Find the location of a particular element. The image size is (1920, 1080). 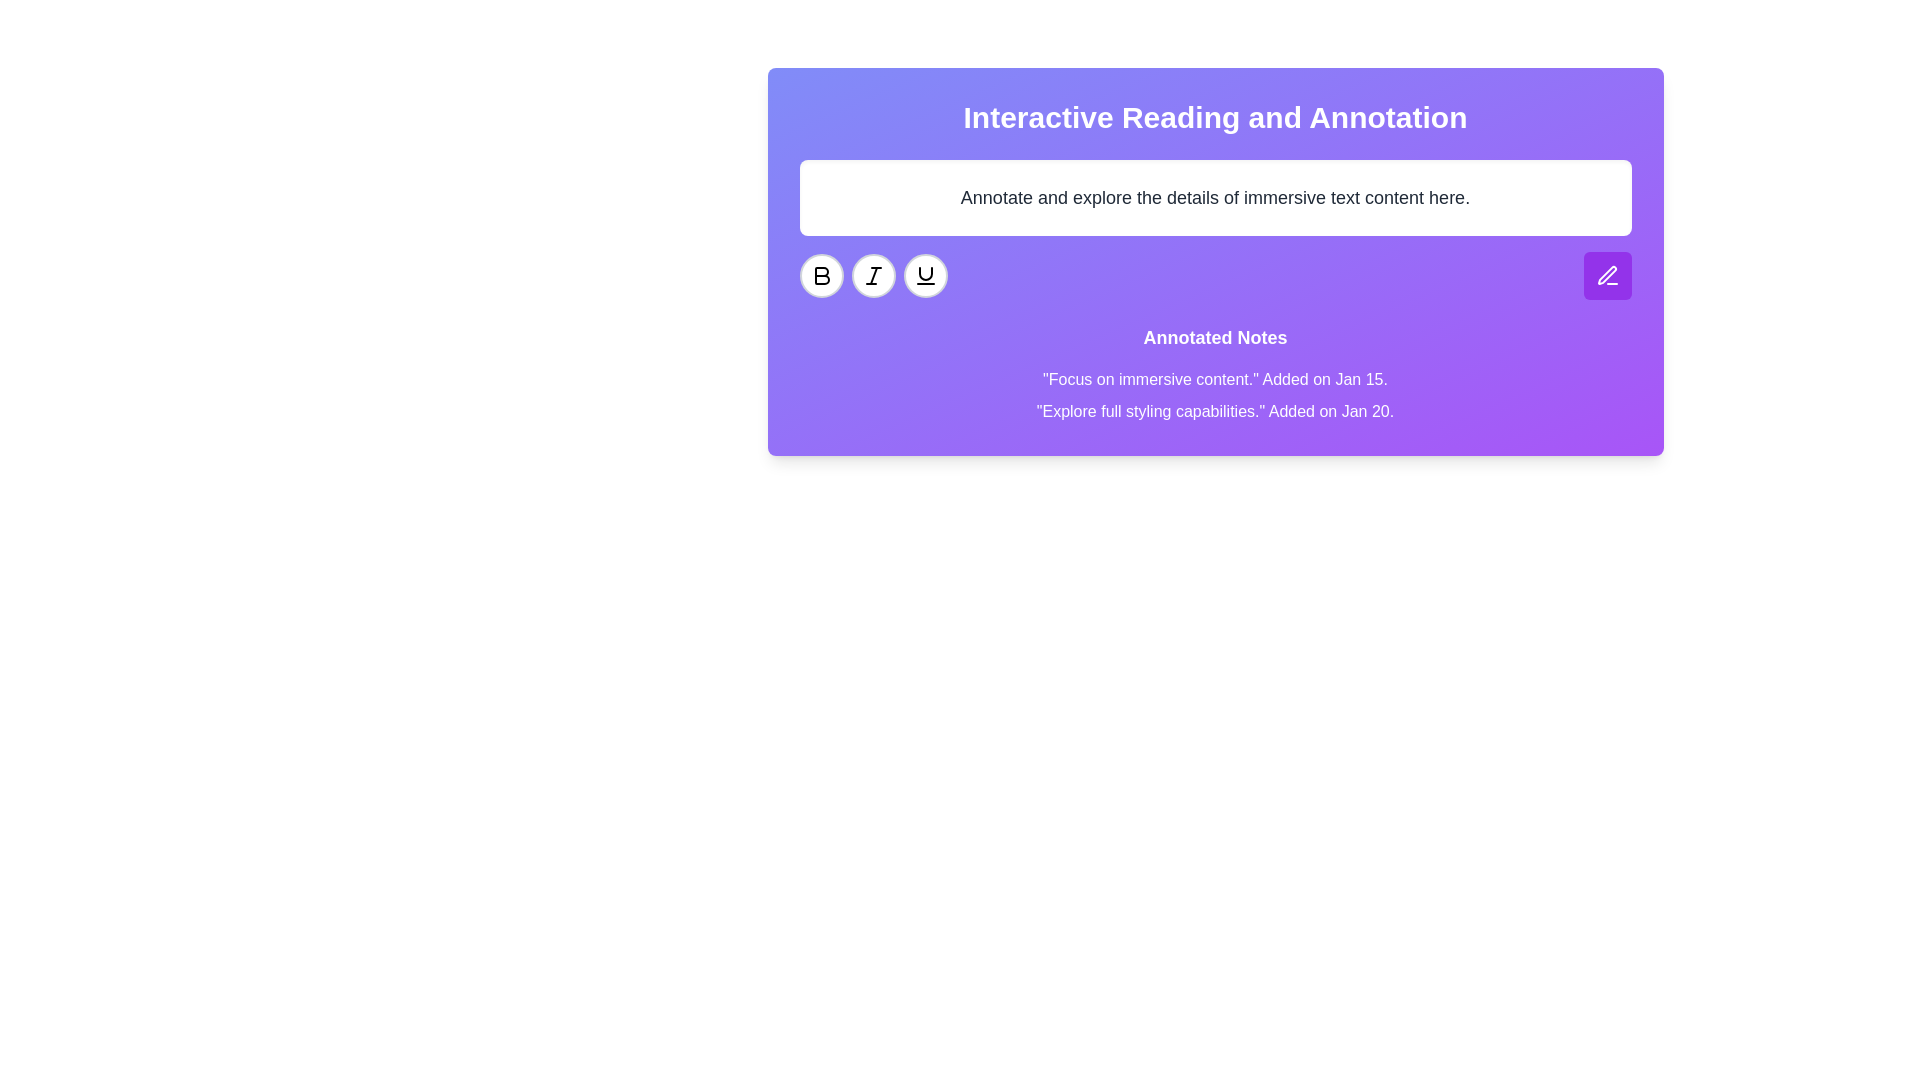

the bold 'B' icon button, which is the first formatting option on the left of the text input area is located at coordinates (821, 276).